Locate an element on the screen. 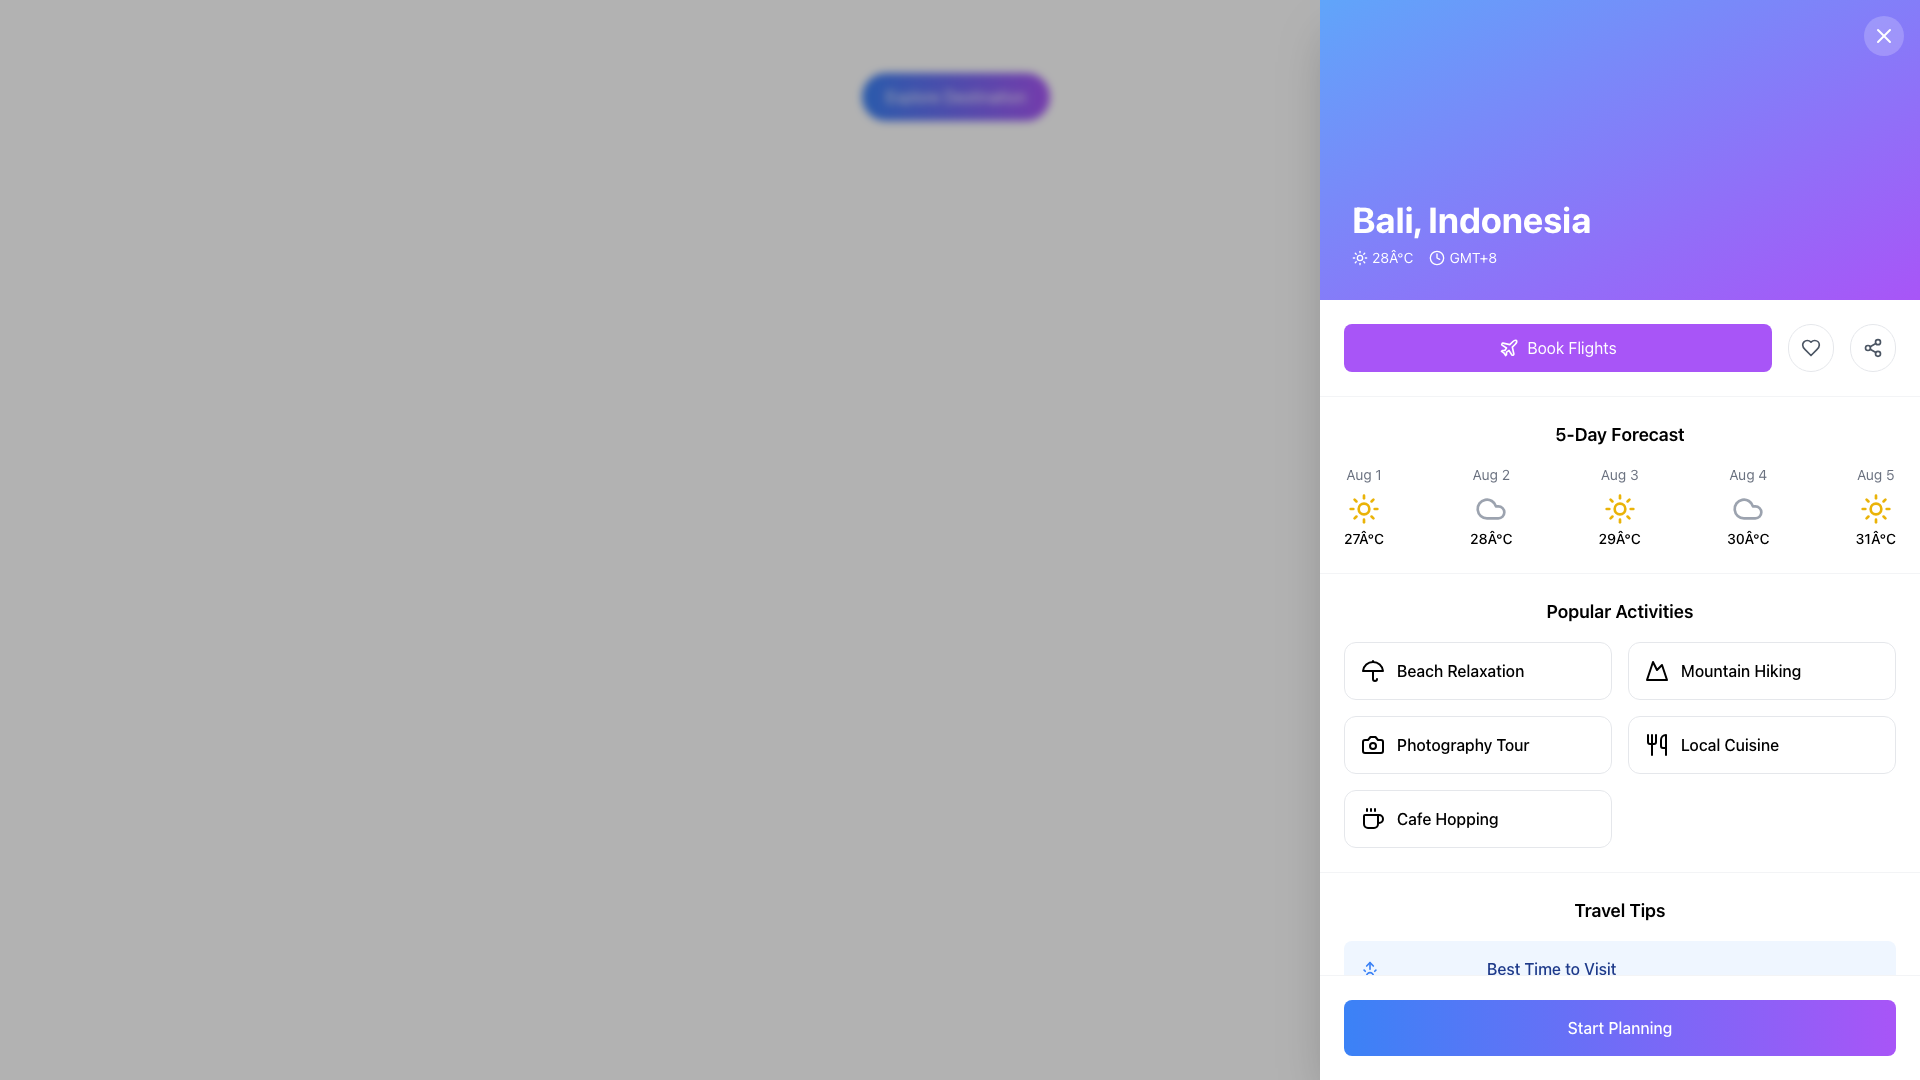 This screenshot has height=1080, width=1920. the share button located at the far right of the top bar, next to a heart-shaped icon, to share the current content or page is located at coordinates (1871, 346).